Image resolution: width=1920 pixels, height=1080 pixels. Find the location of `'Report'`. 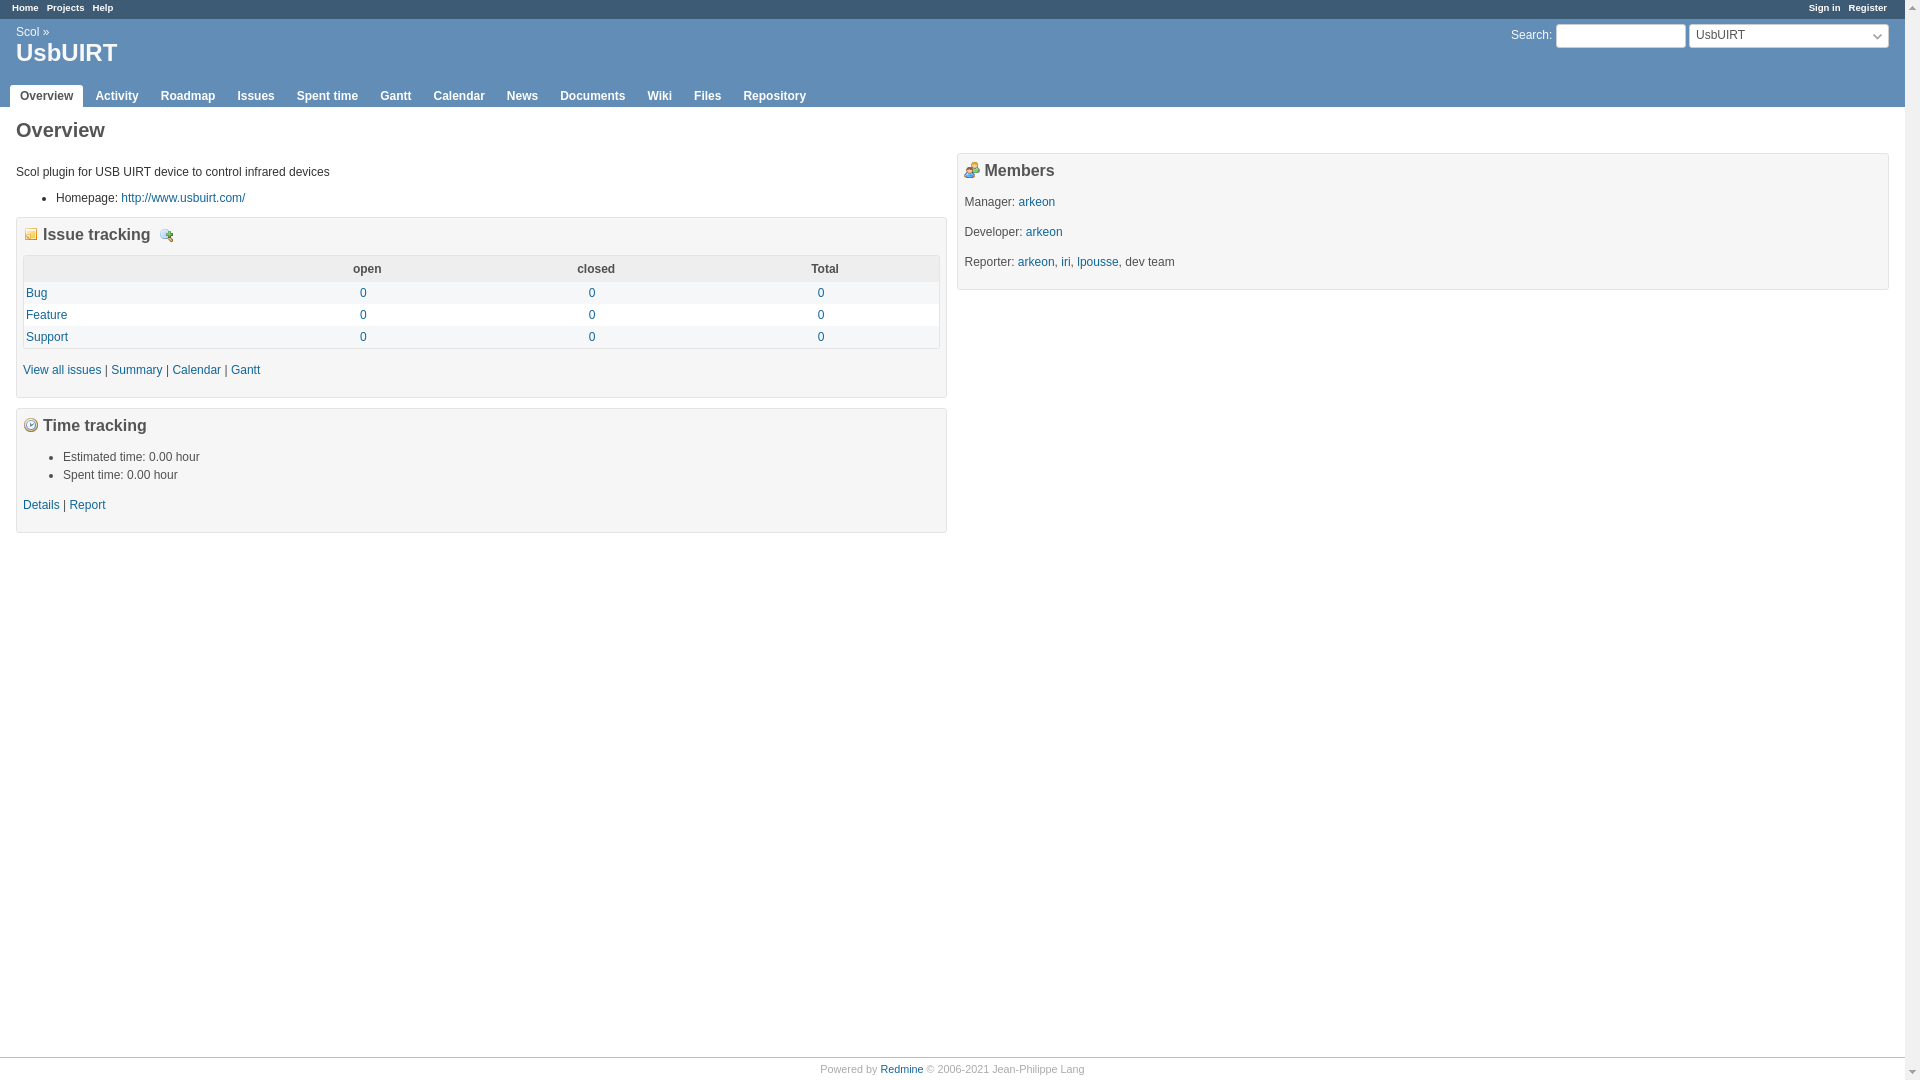

'Report' is located at coordinates (85, 504).